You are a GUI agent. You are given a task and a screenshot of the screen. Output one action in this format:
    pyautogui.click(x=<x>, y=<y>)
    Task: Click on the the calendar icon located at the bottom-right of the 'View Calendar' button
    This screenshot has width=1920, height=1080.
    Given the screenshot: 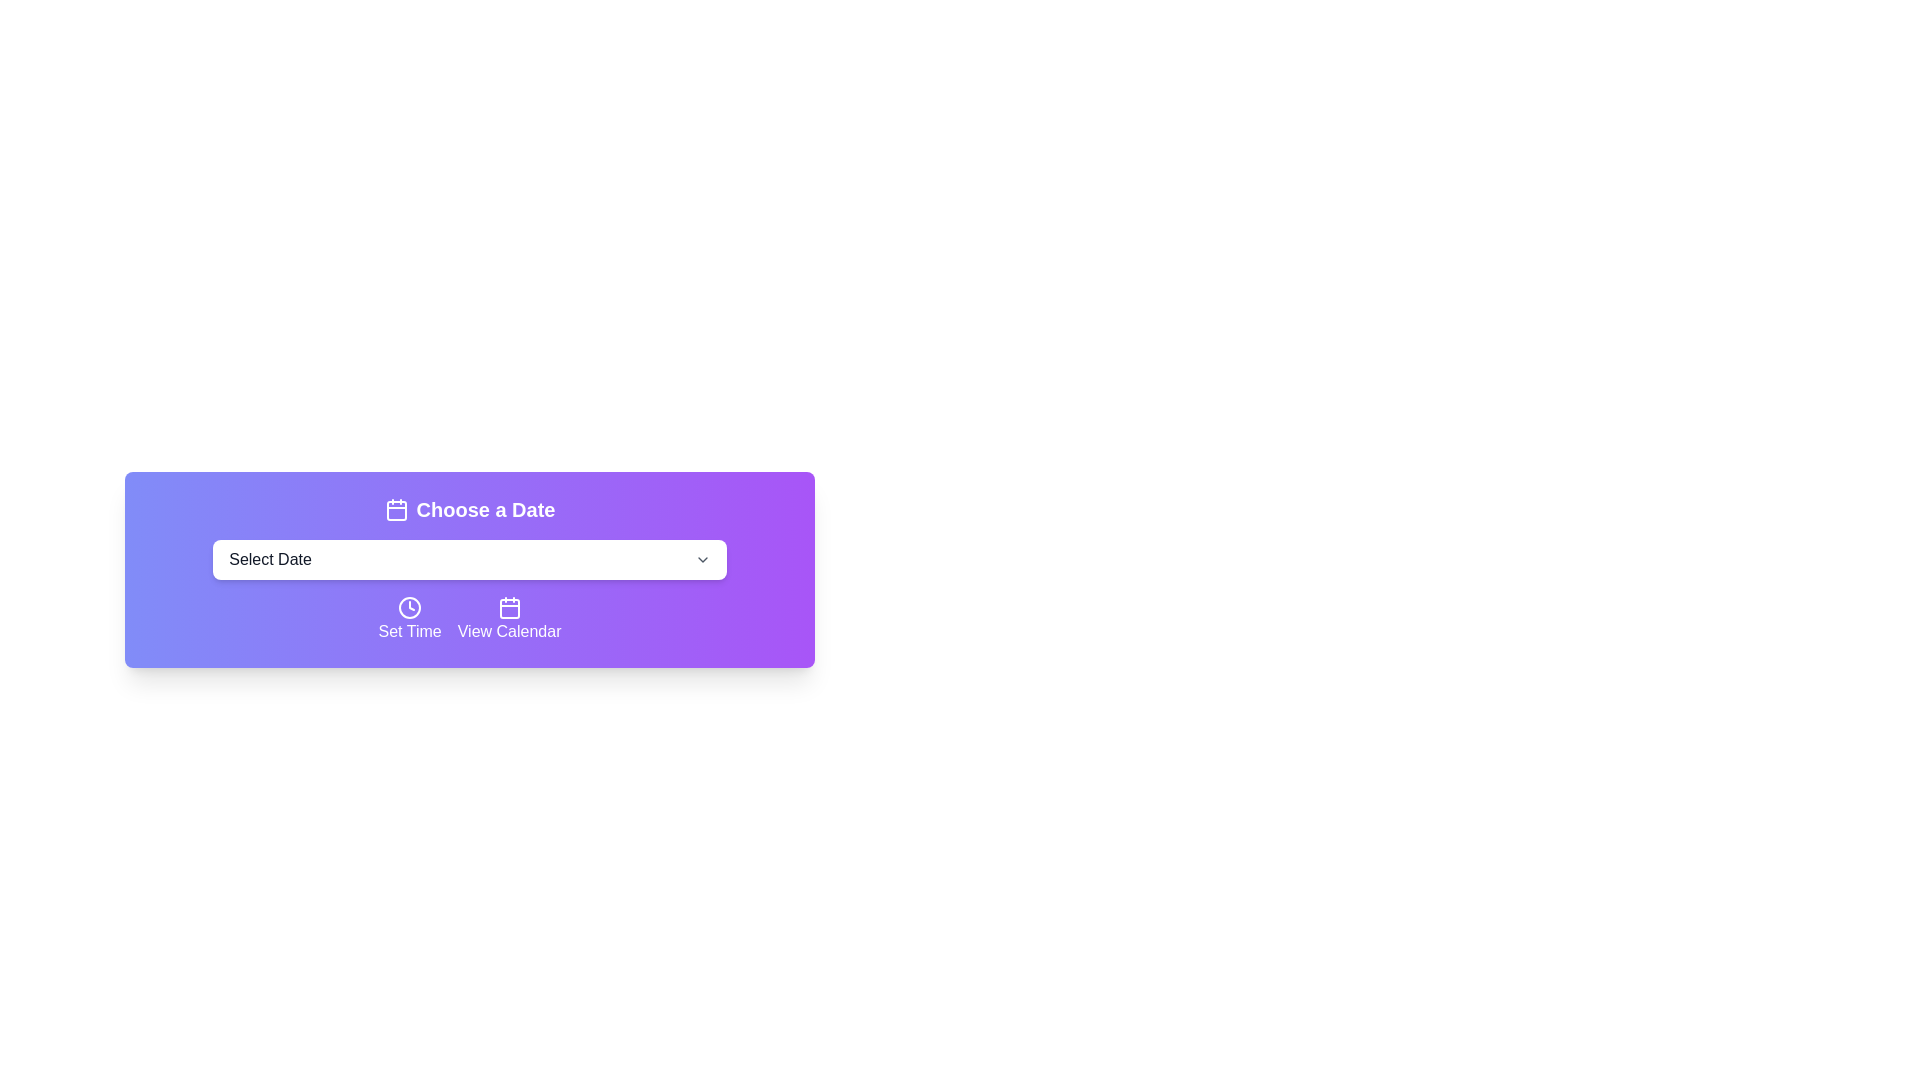 What is the action you would take?
    pyautogui.click(x=509, y=607)
    